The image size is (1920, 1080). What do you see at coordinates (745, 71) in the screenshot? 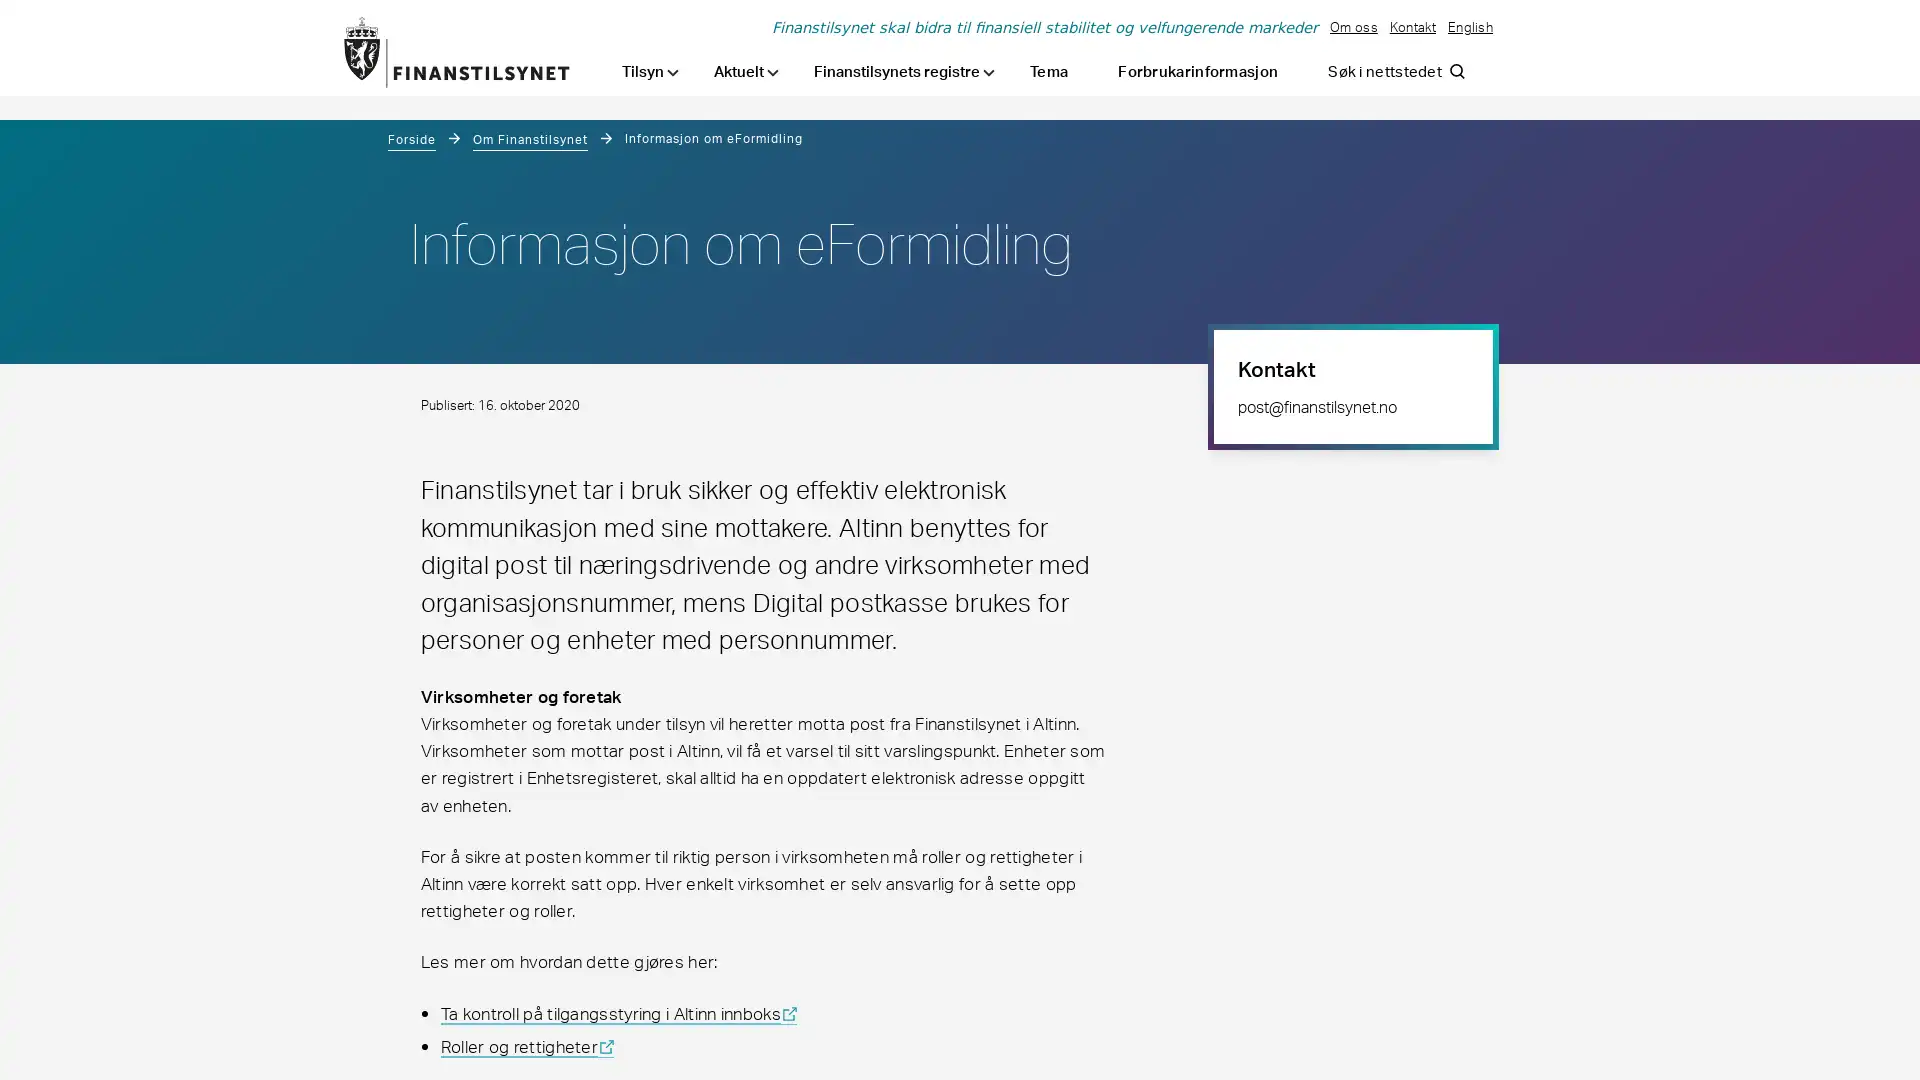
I see `Aktuelt Aktuelt` at bounding box center [745, 71].